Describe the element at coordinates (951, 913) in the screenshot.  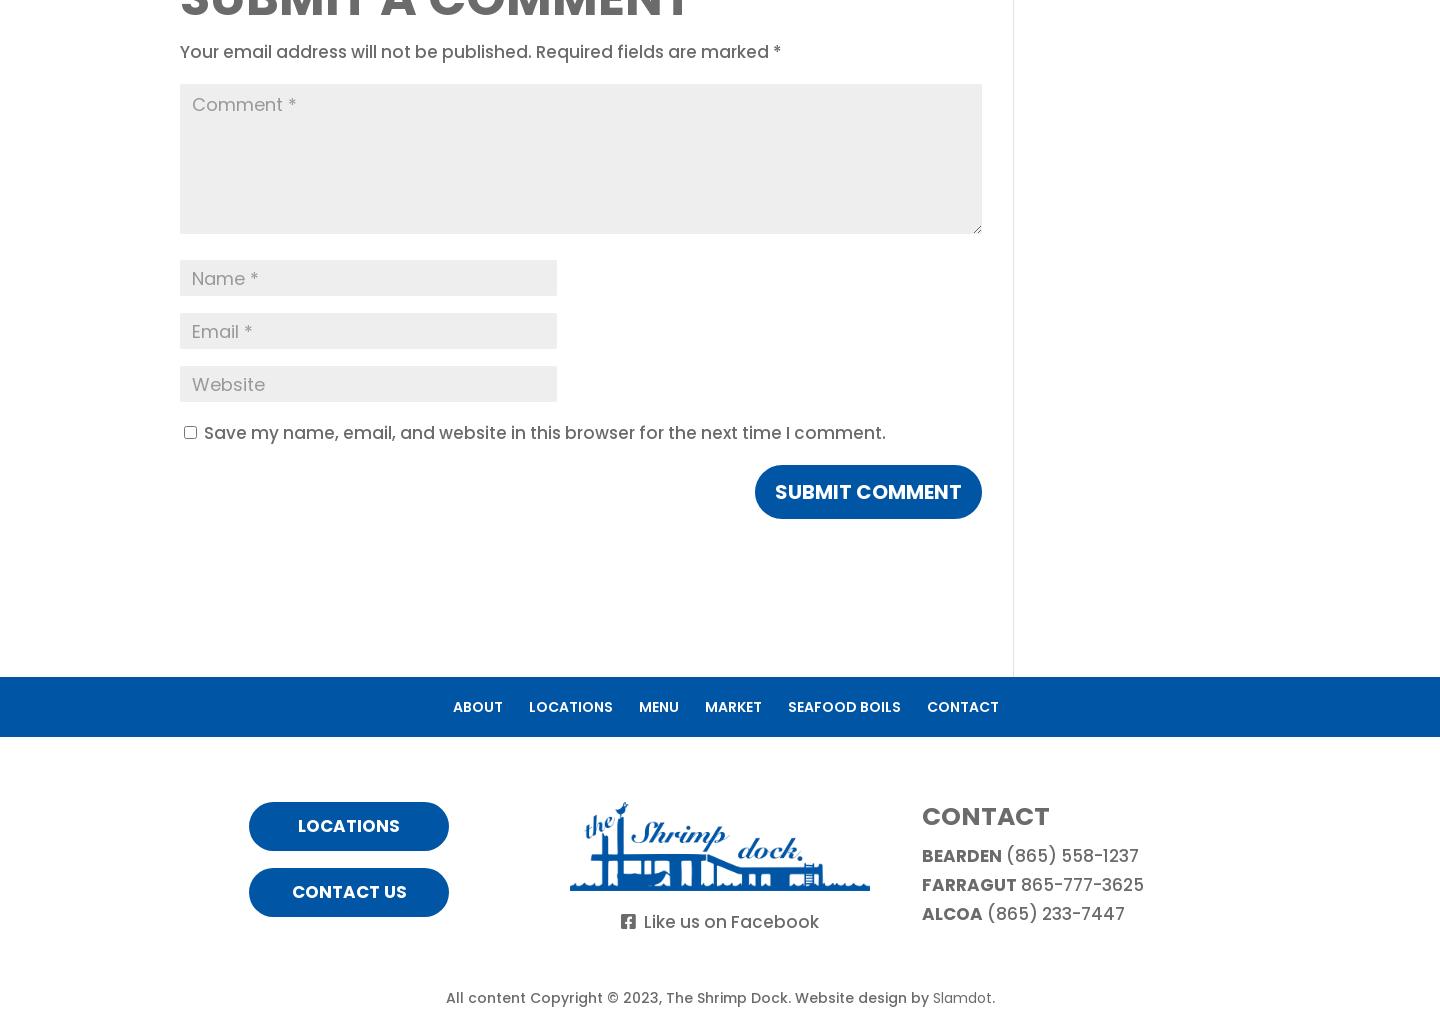
I see `'ALCOA'` at that location.